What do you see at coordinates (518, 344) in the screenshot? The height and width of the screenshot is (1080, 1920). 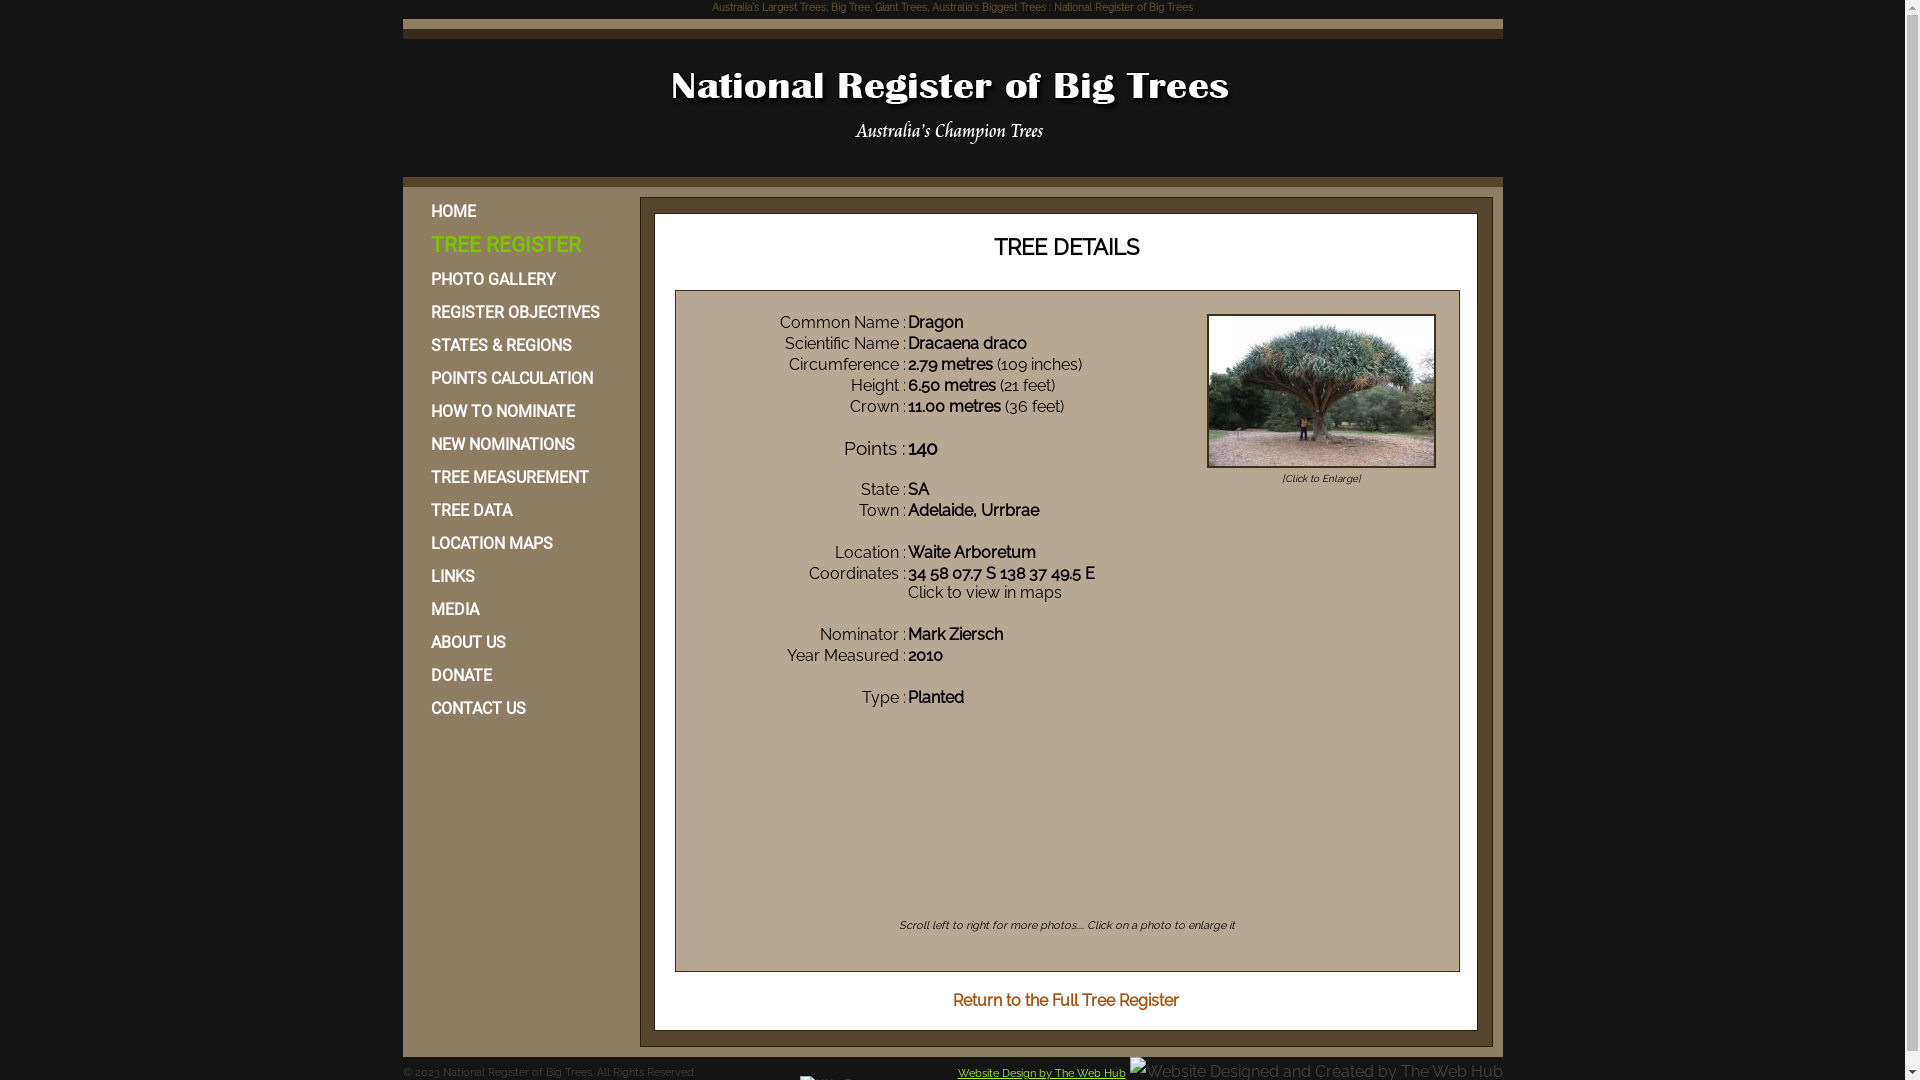 I see `'STATES & REGIONS'` at bounding box center [518, 344].